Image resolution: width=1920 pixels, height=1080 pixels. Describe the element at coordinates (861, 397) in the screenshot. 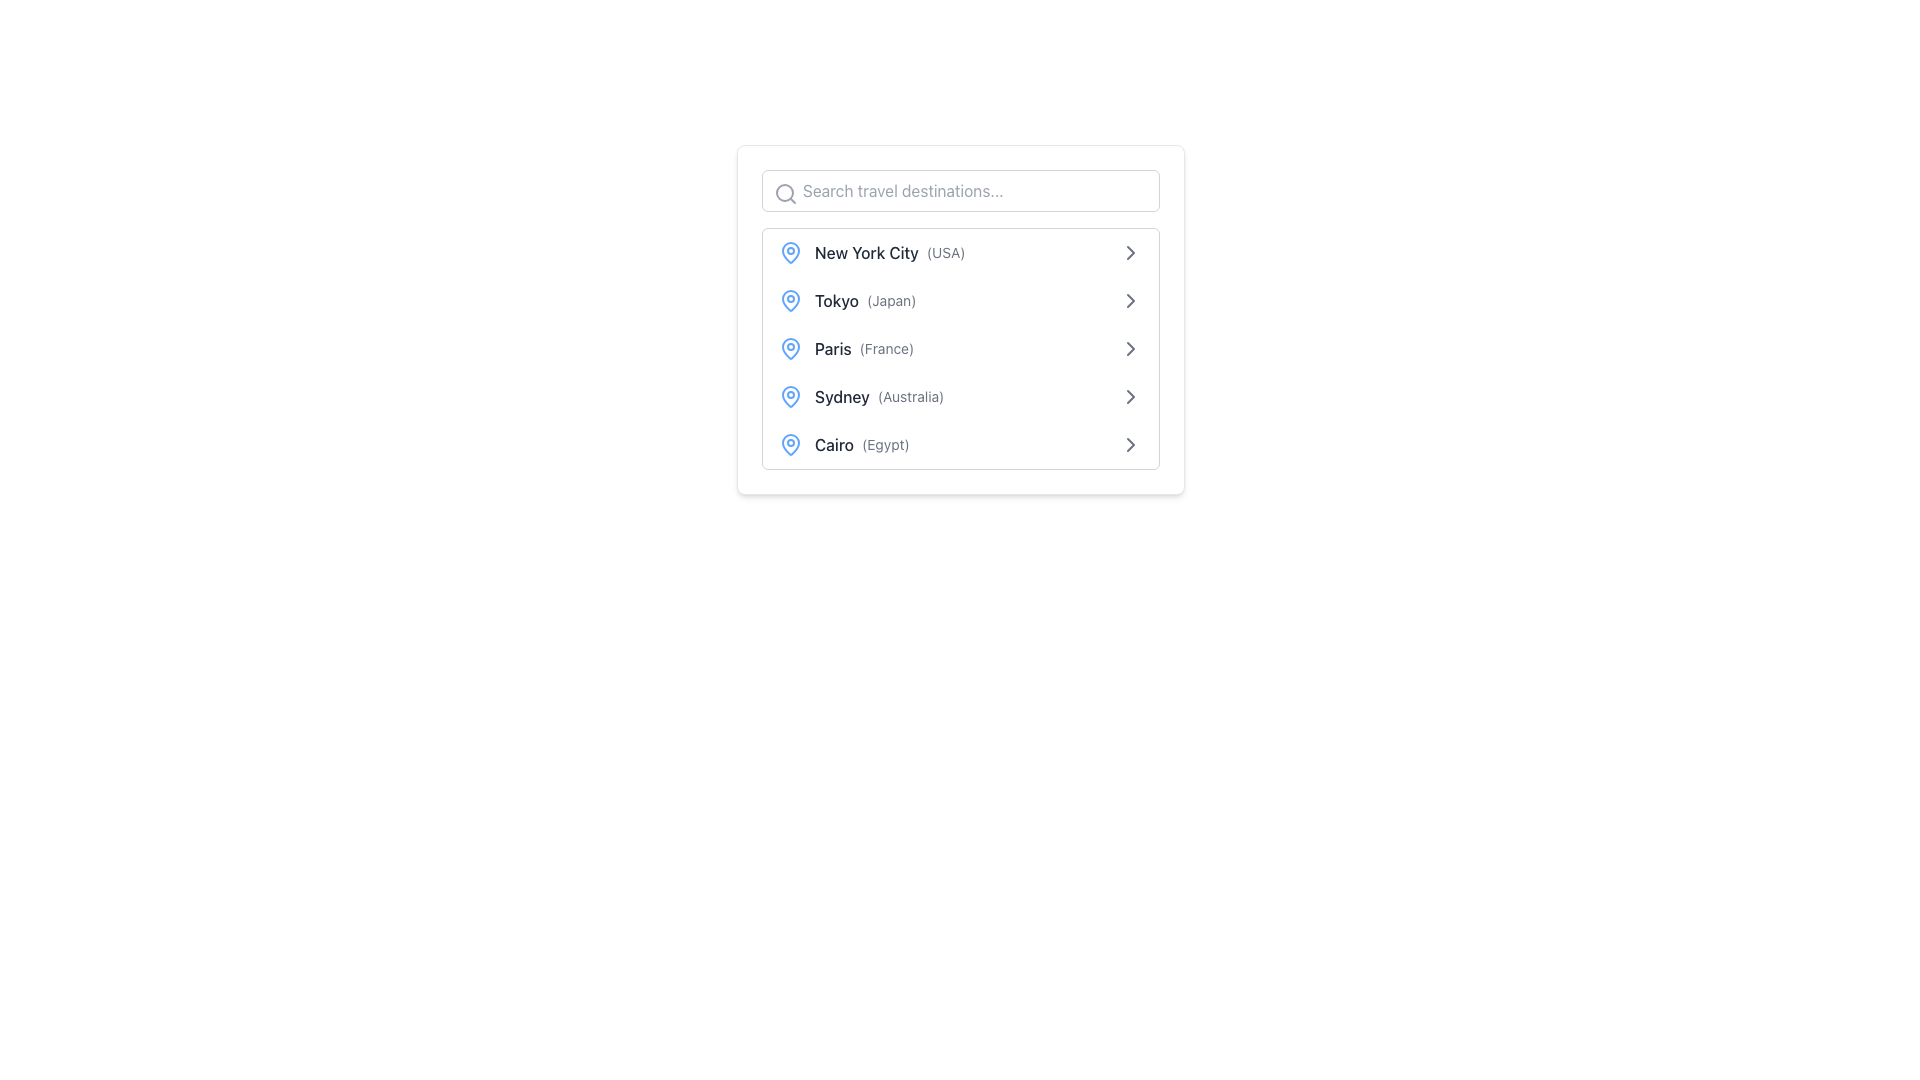

I see `the List Item displaying 'Sydney (Australia)' with a blue location pin, which is the fourth item in the travel destinations list` at that location.